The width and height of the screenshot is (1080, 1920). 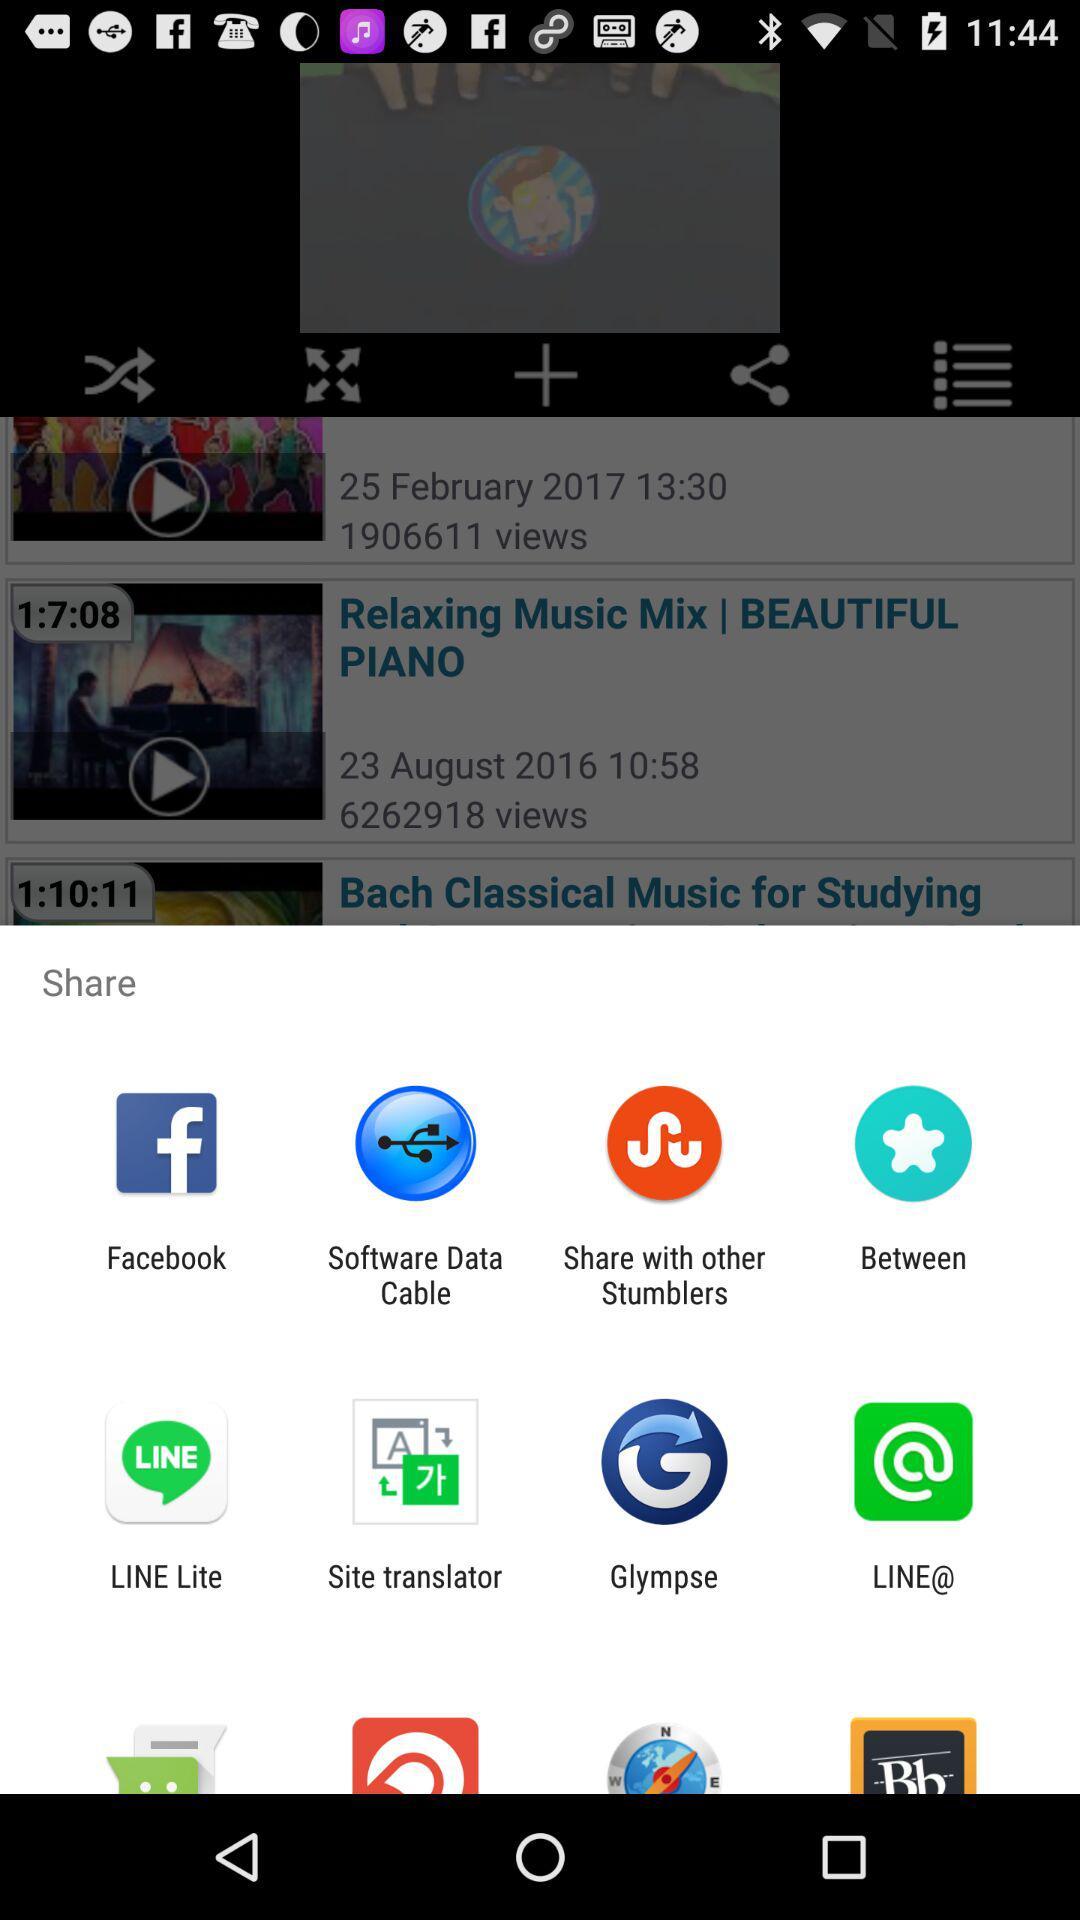 I want to click on software data cable app, so click(x=414, y=1274).